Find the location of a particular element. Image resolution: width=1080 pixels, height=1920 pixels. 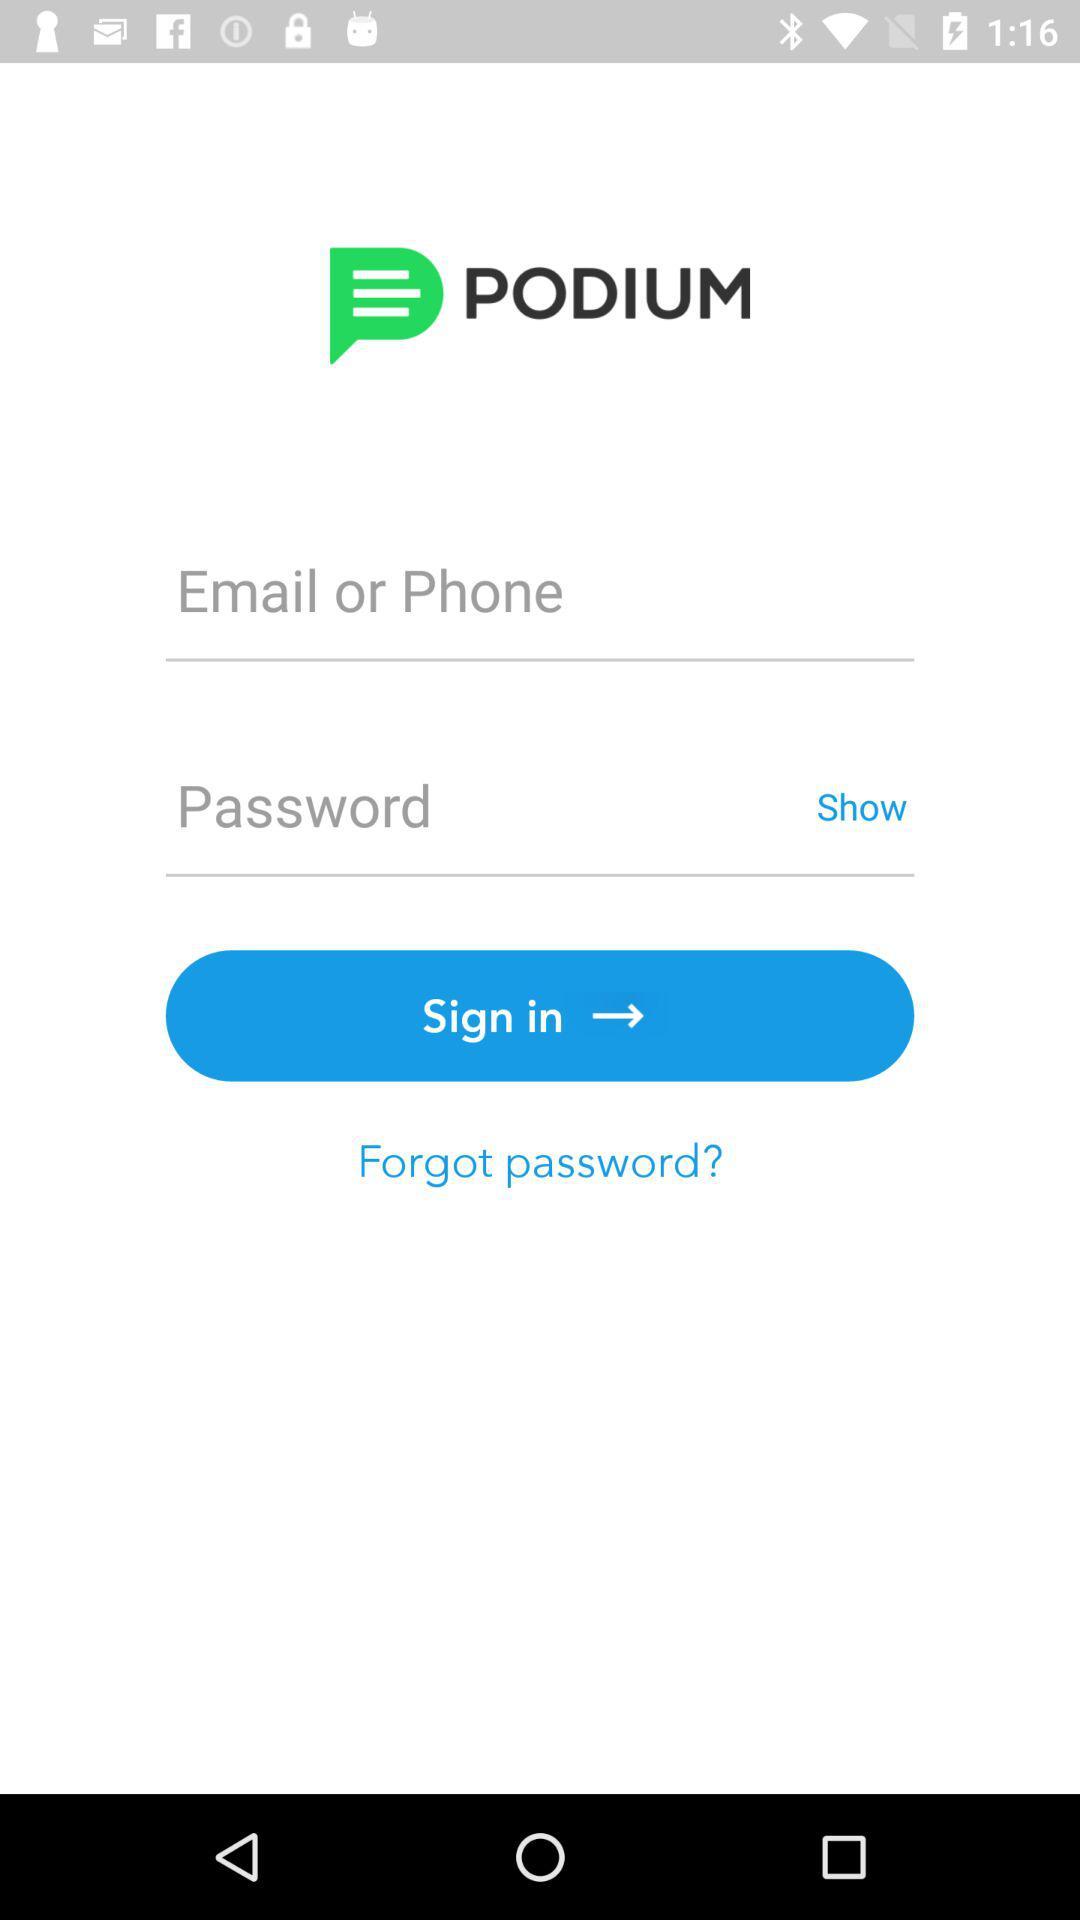

item next to show is located at coordinates (487, 805).